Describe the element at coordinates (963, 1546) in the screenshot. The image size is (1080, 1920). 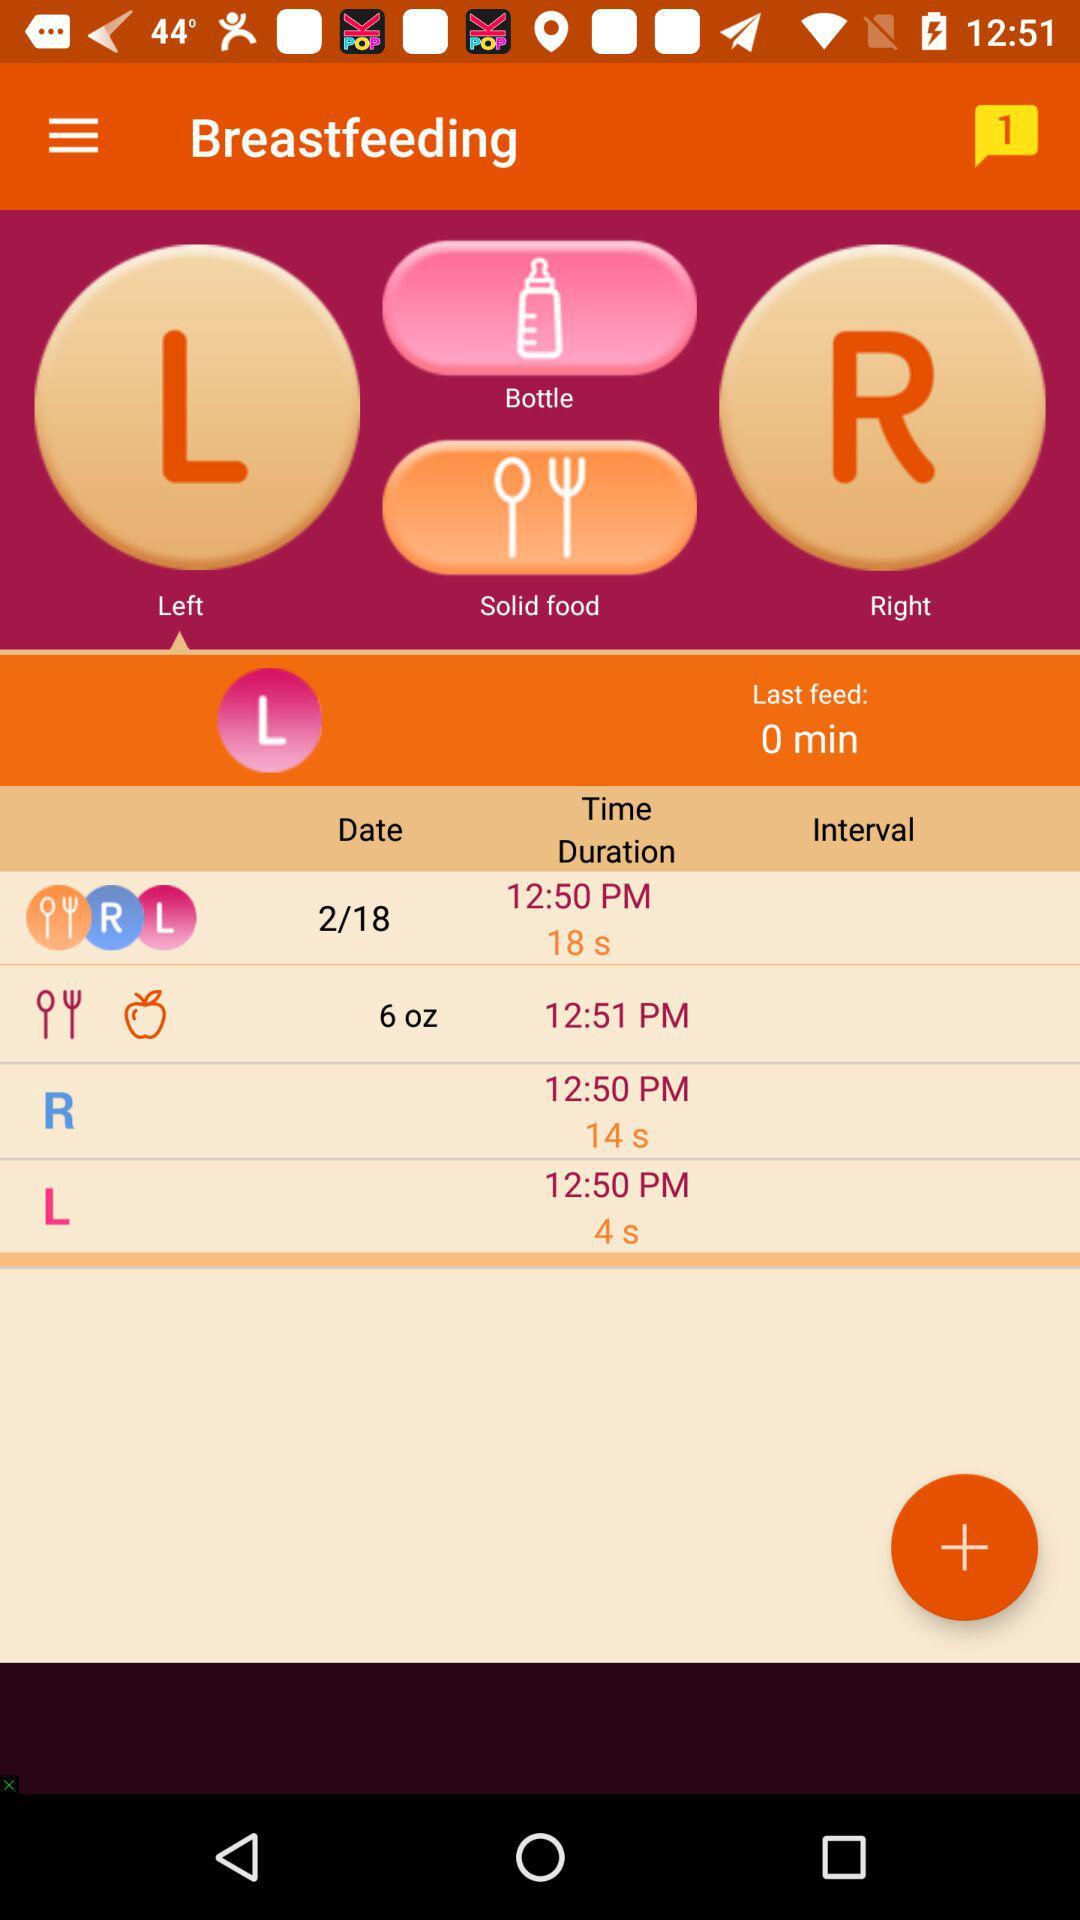
I see `the add icon` at that location.